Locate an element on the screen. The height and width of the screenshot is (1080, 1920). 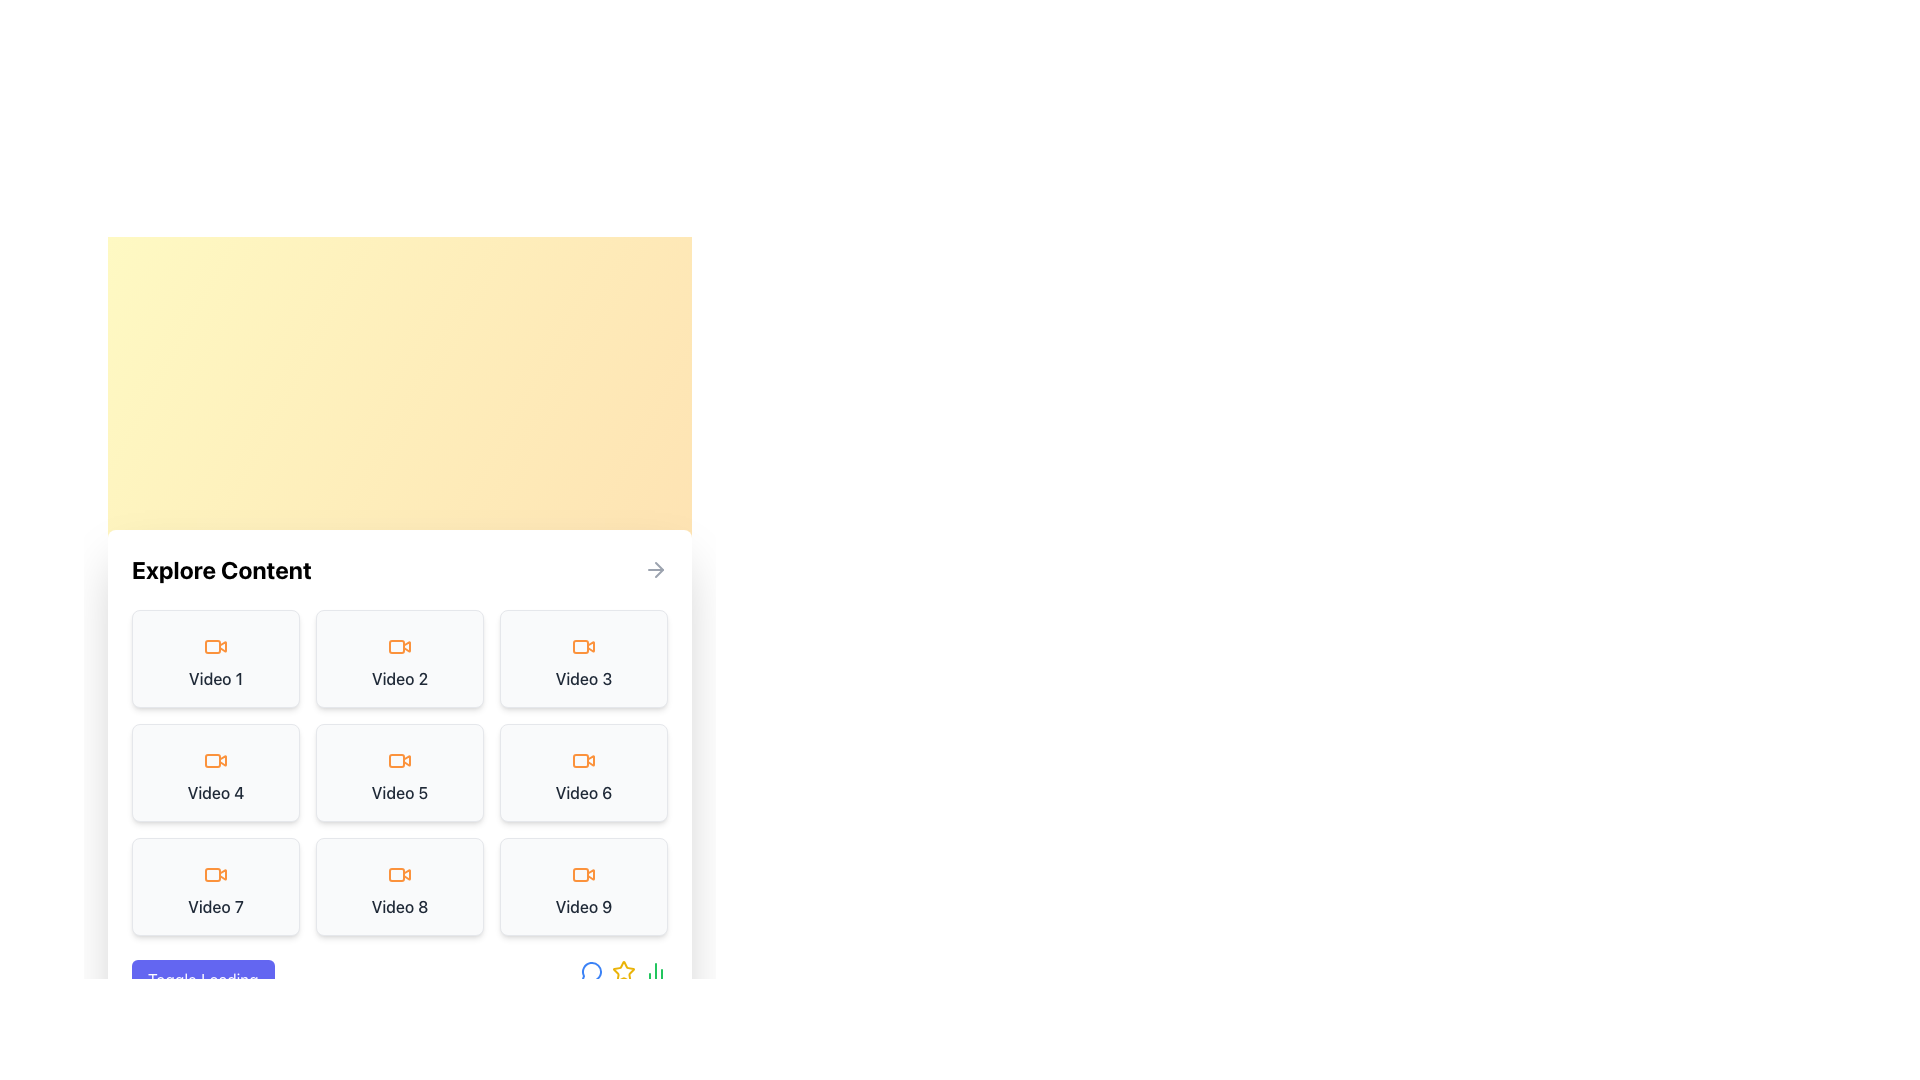
the 'Video 8' button, which is a rectangular button with rounded corners, light gray background, and an orange video icon above the text label in dark gray is located at coordinates (399, 886).